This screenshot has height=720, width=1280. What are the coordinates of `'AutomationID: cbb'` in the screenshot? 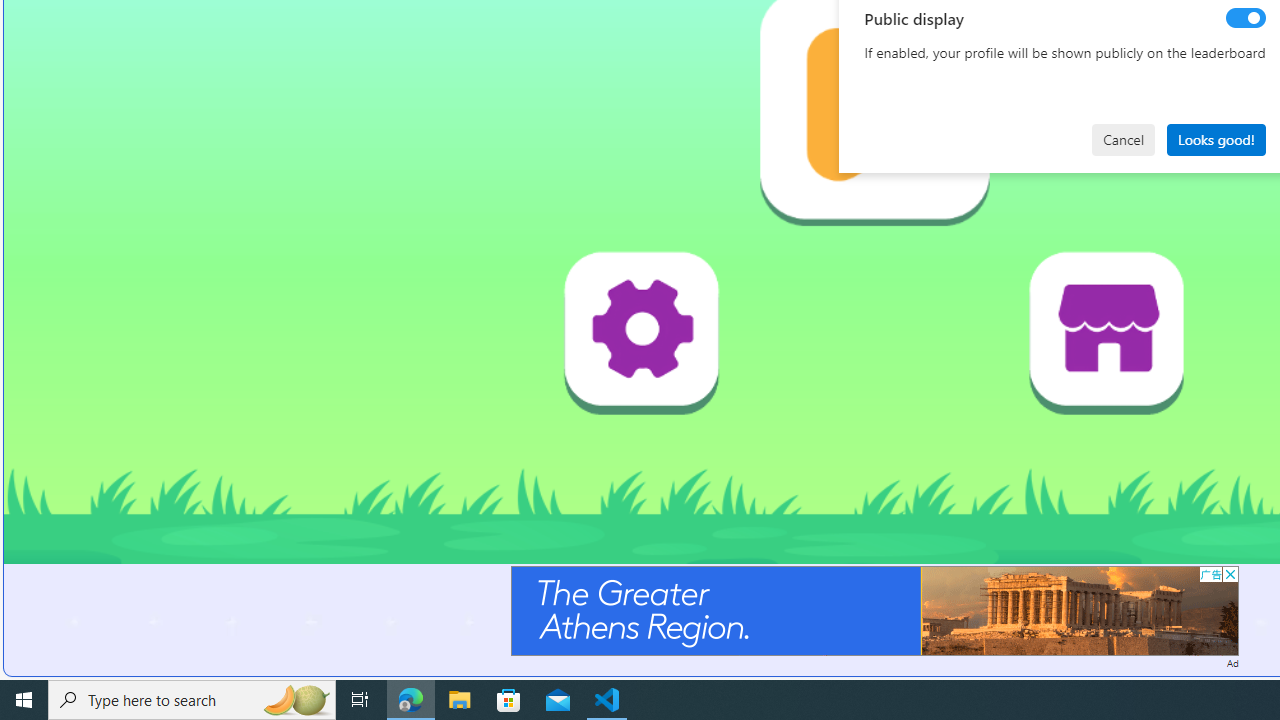 It's located at (1229, 574).